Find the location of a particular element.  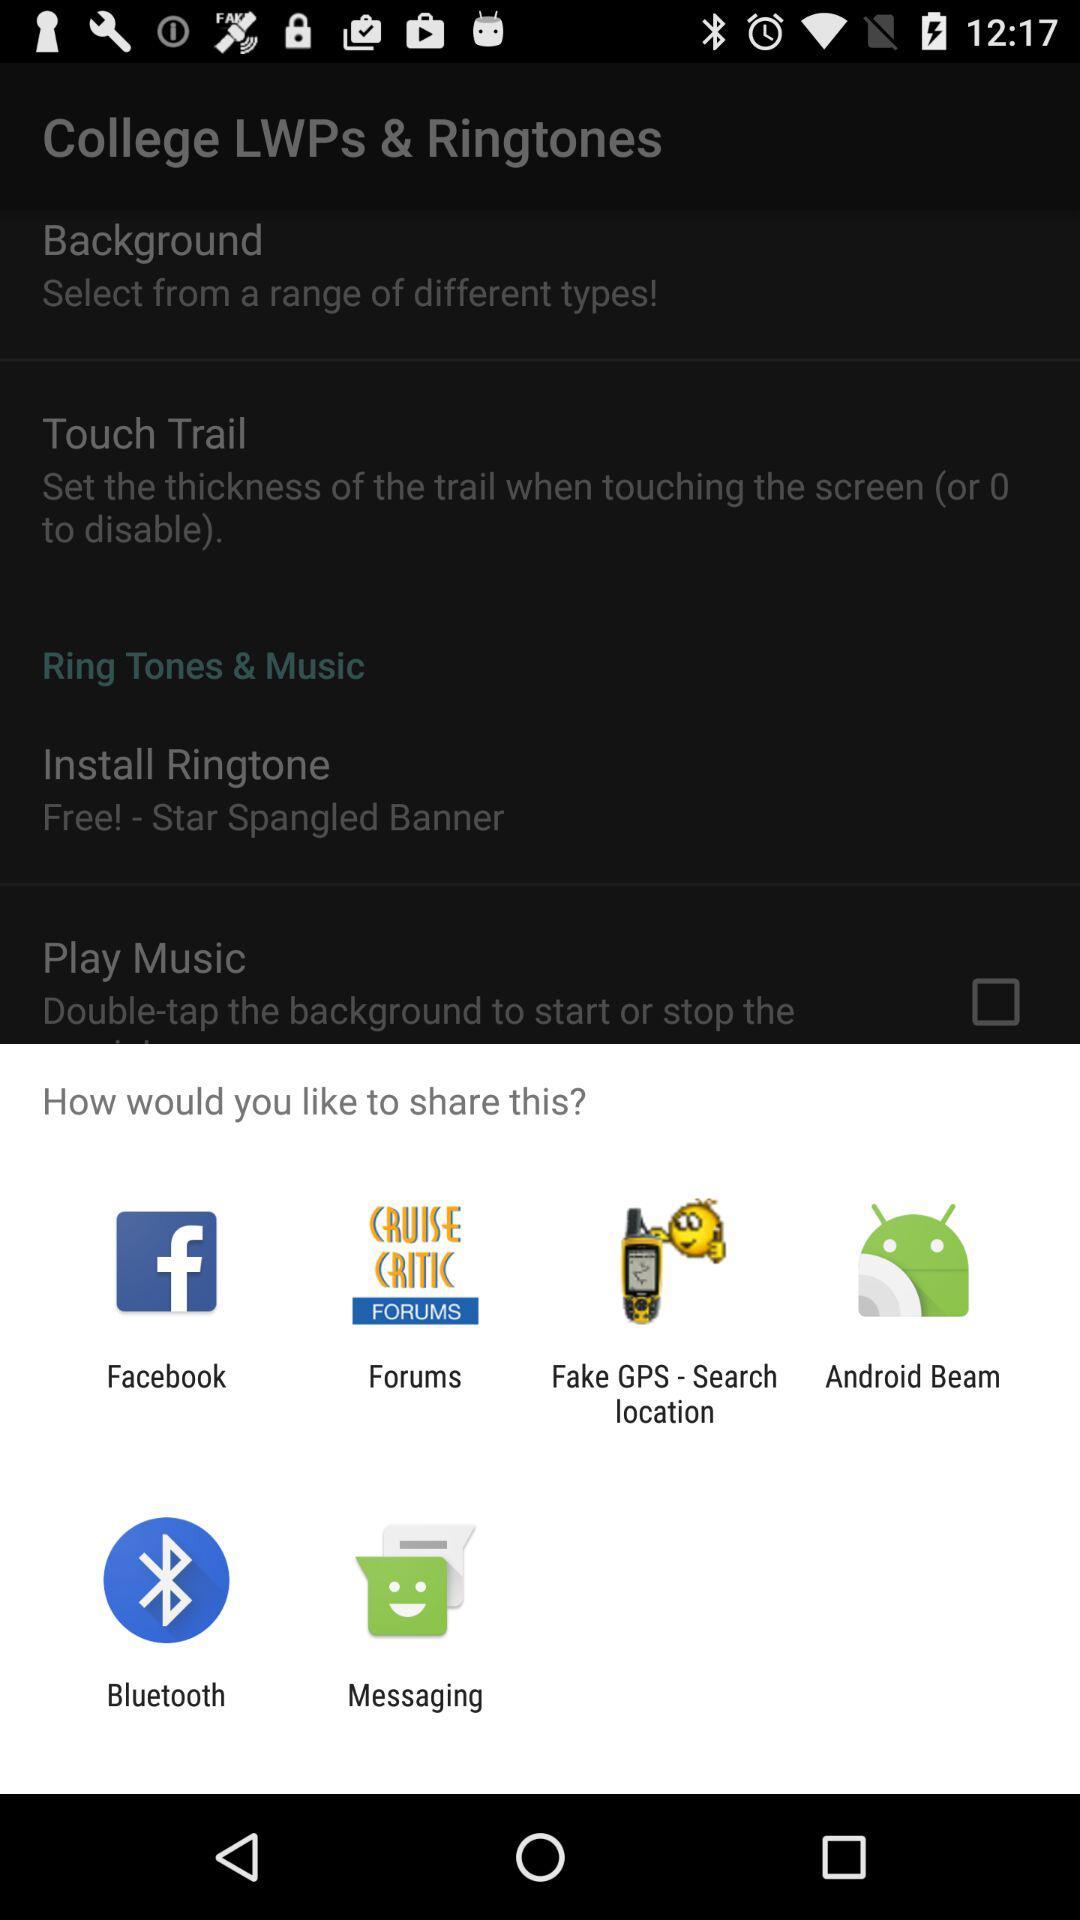

the android beam is located at coordinates (913, 1392).